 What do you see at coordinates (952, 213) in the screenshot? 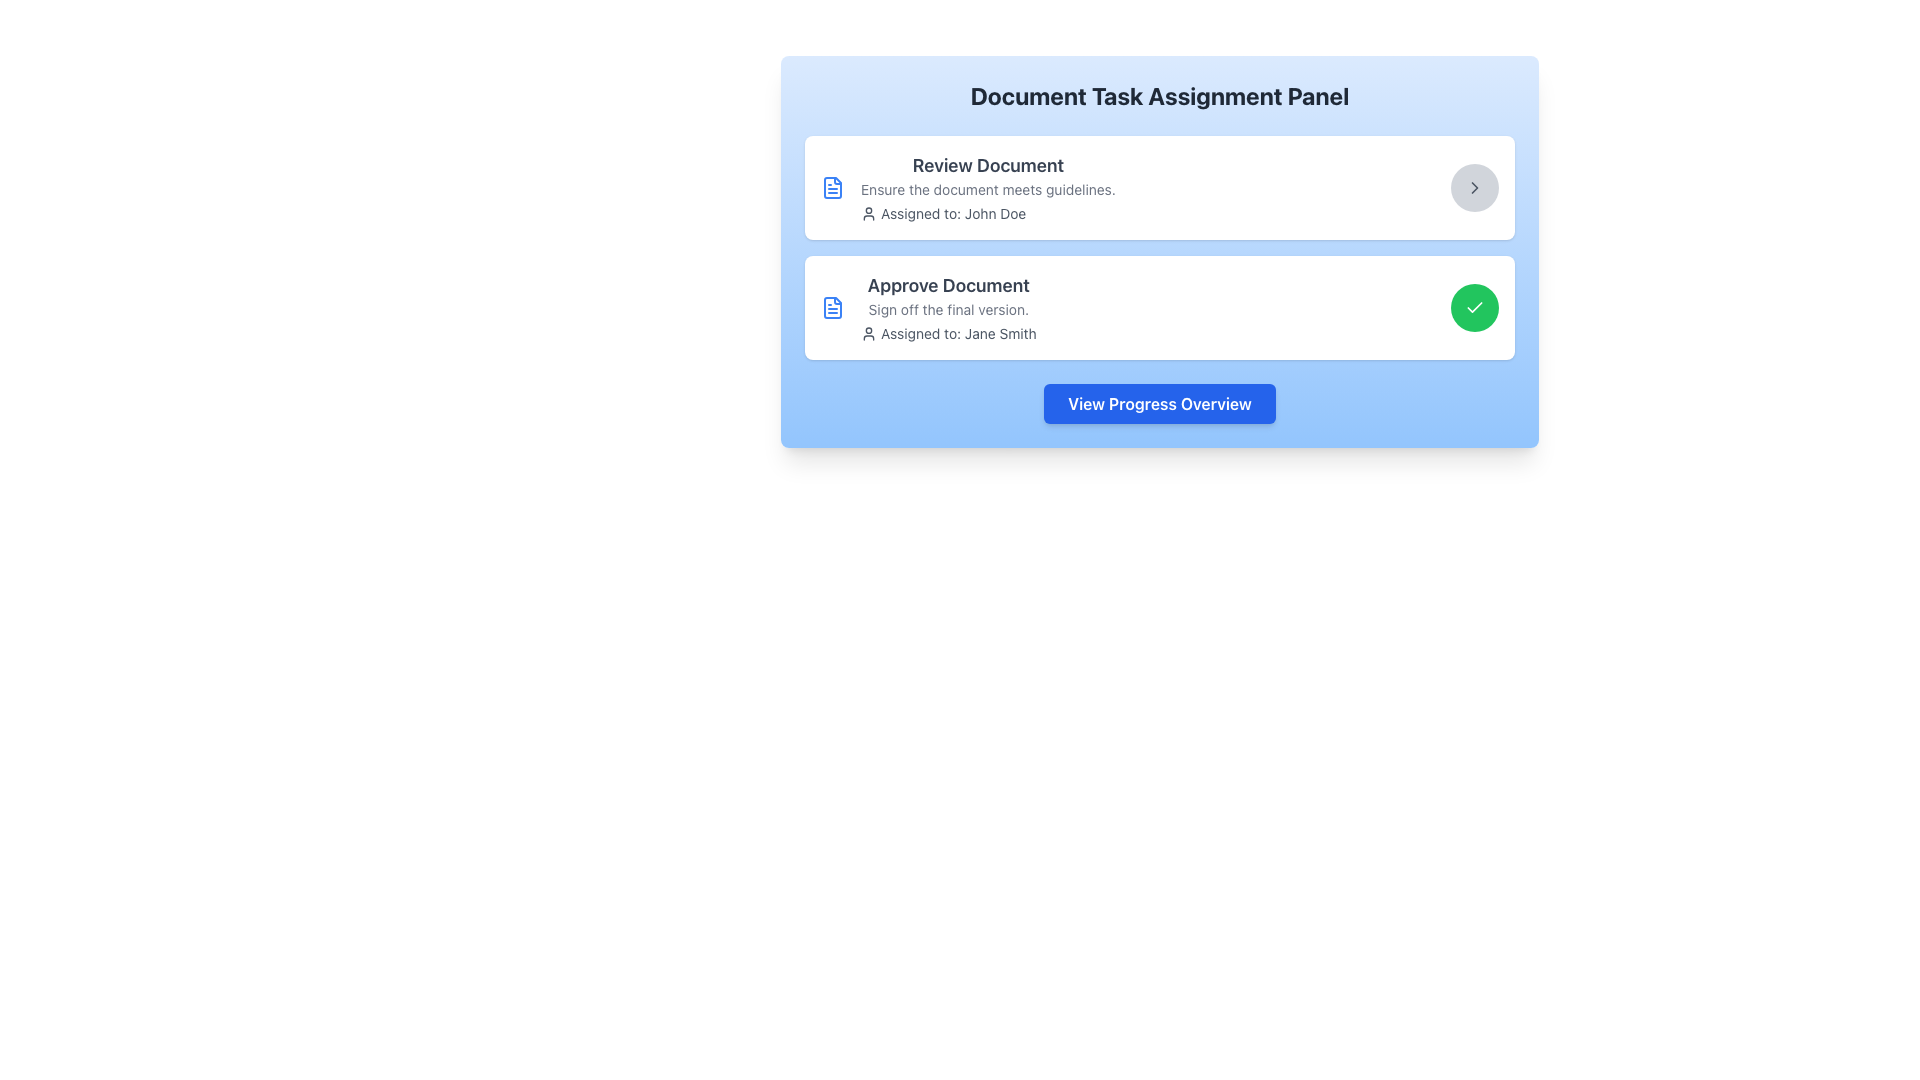
I see `the non-interactive text label displaying 'John Doe' in the upper task panel labeled 'Review Document', which is located under the line 'Ensure the document meets guidelines'` at bounding box center [952, 213].